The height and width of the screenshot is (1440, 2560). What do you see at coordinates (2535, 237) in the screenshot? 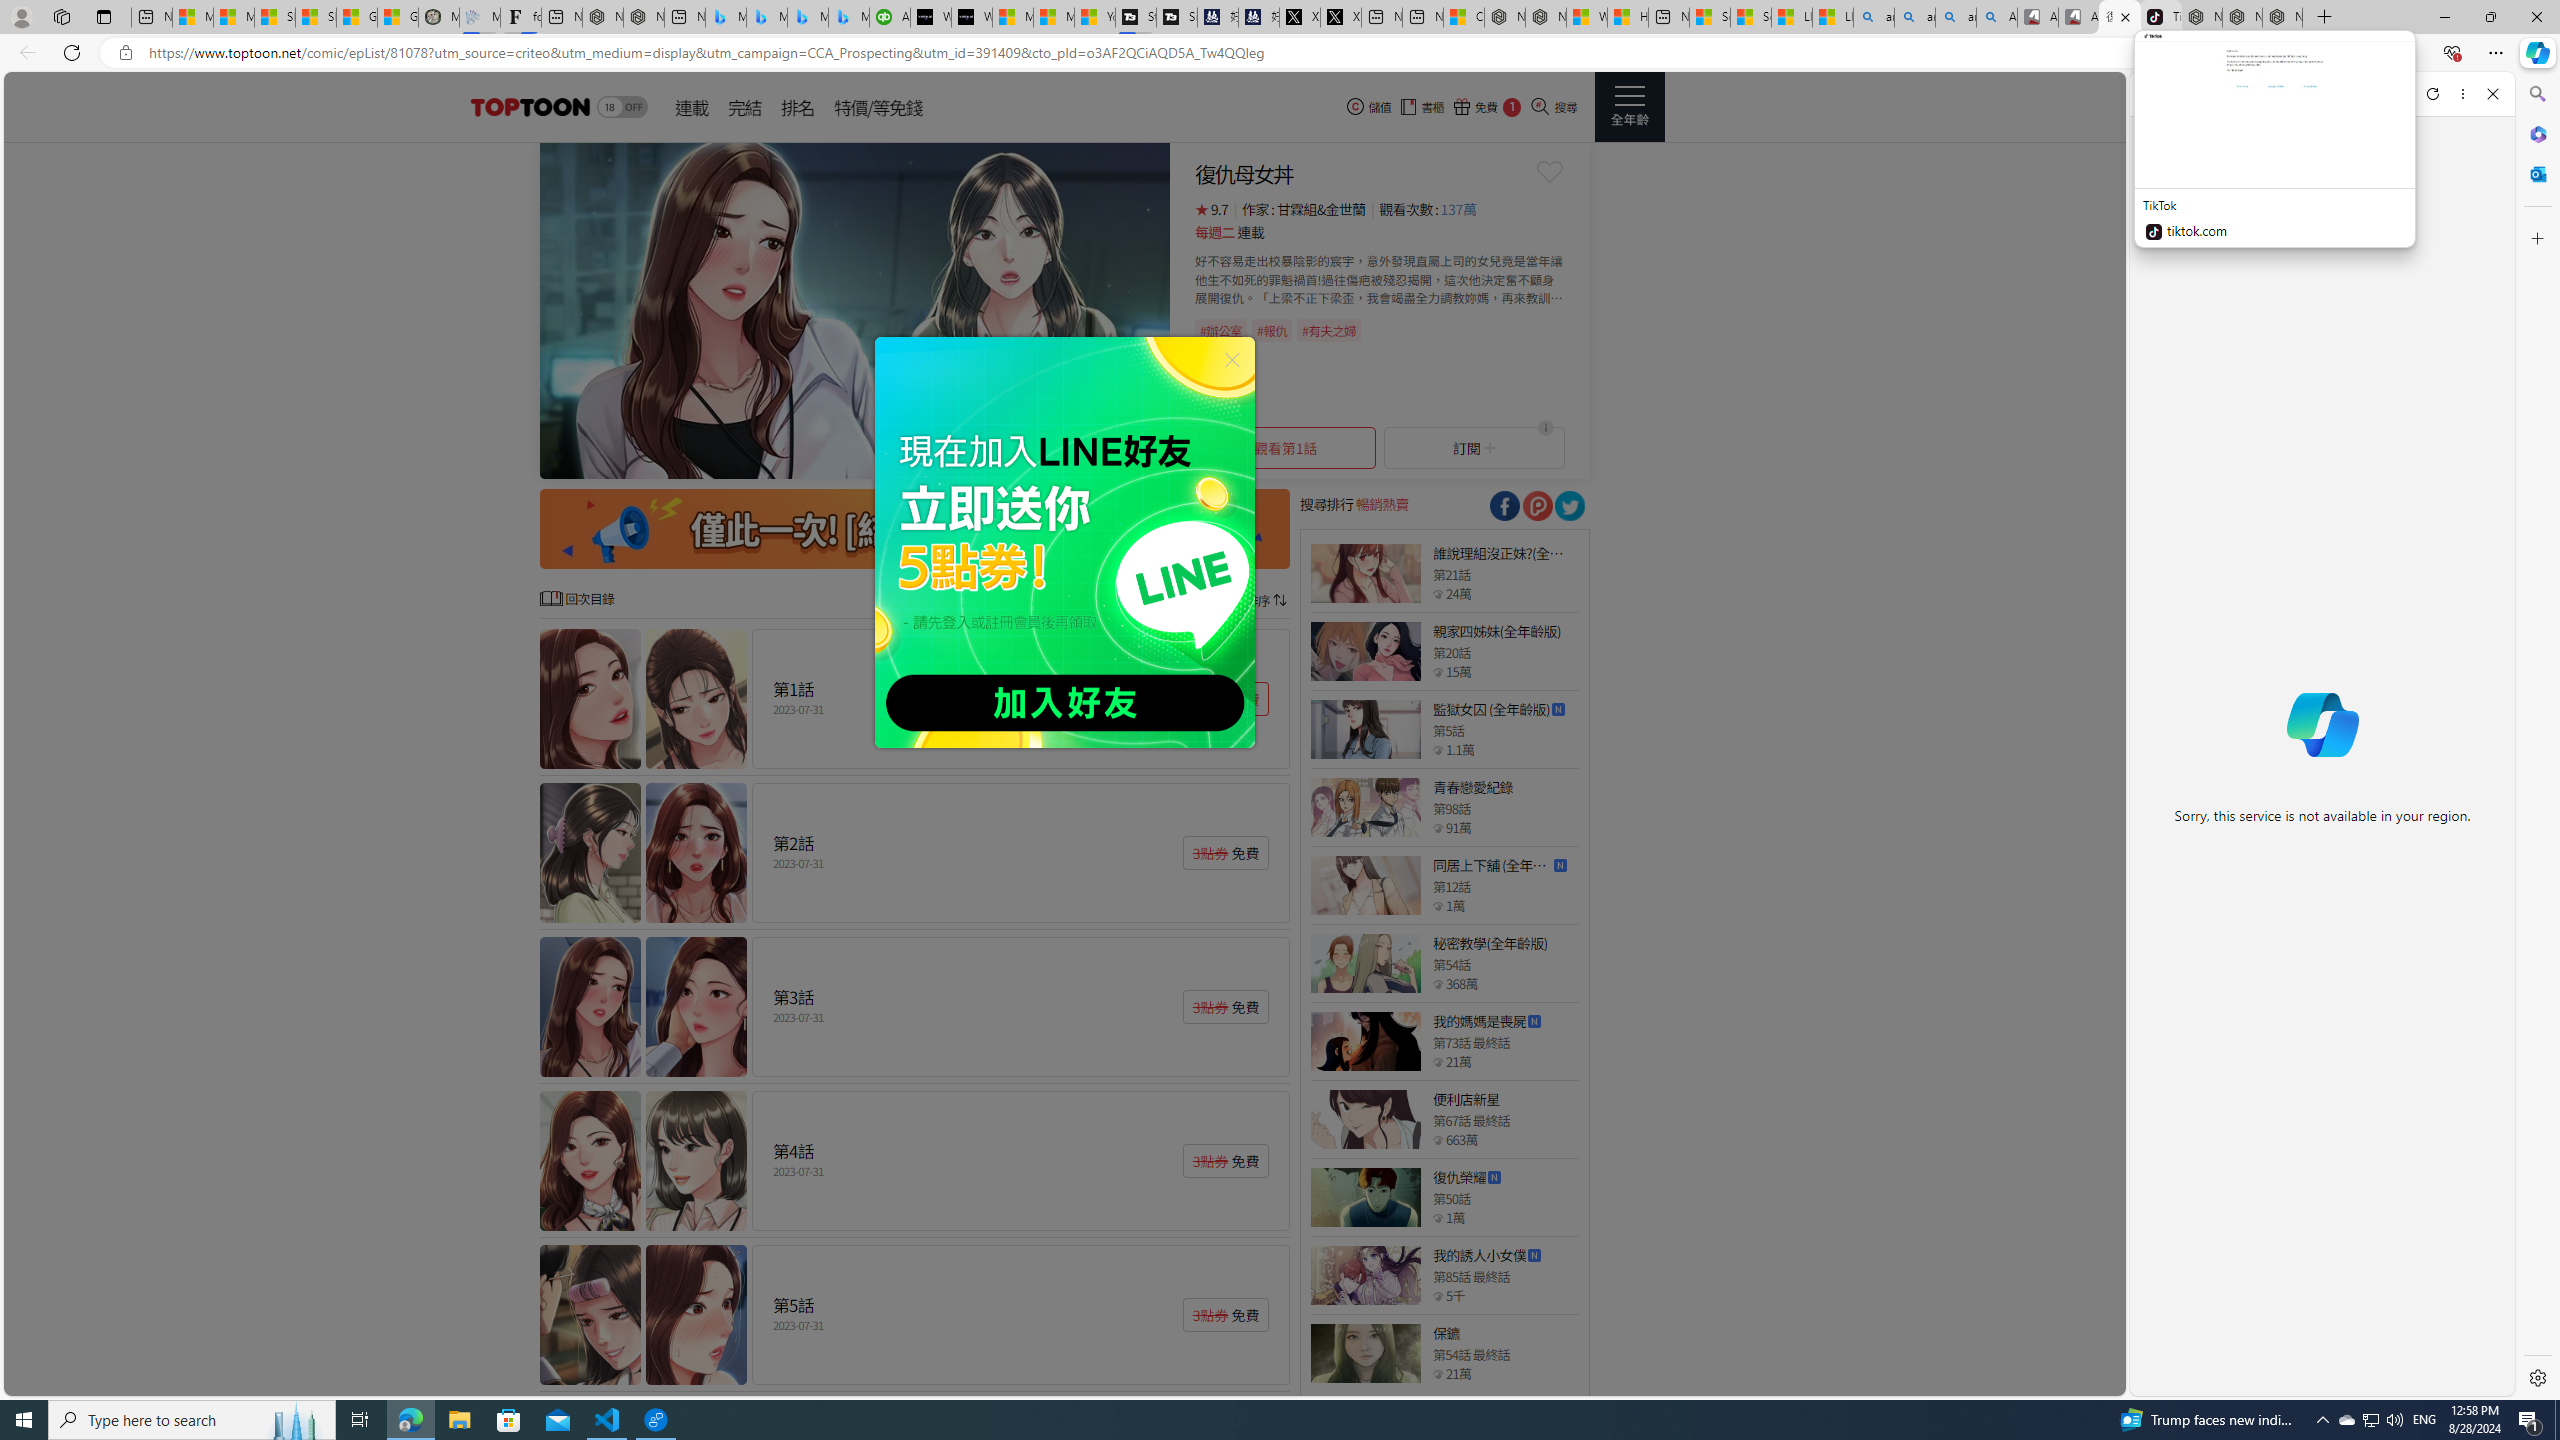
I see `'Customize'` at bounding box center [2535, 237].